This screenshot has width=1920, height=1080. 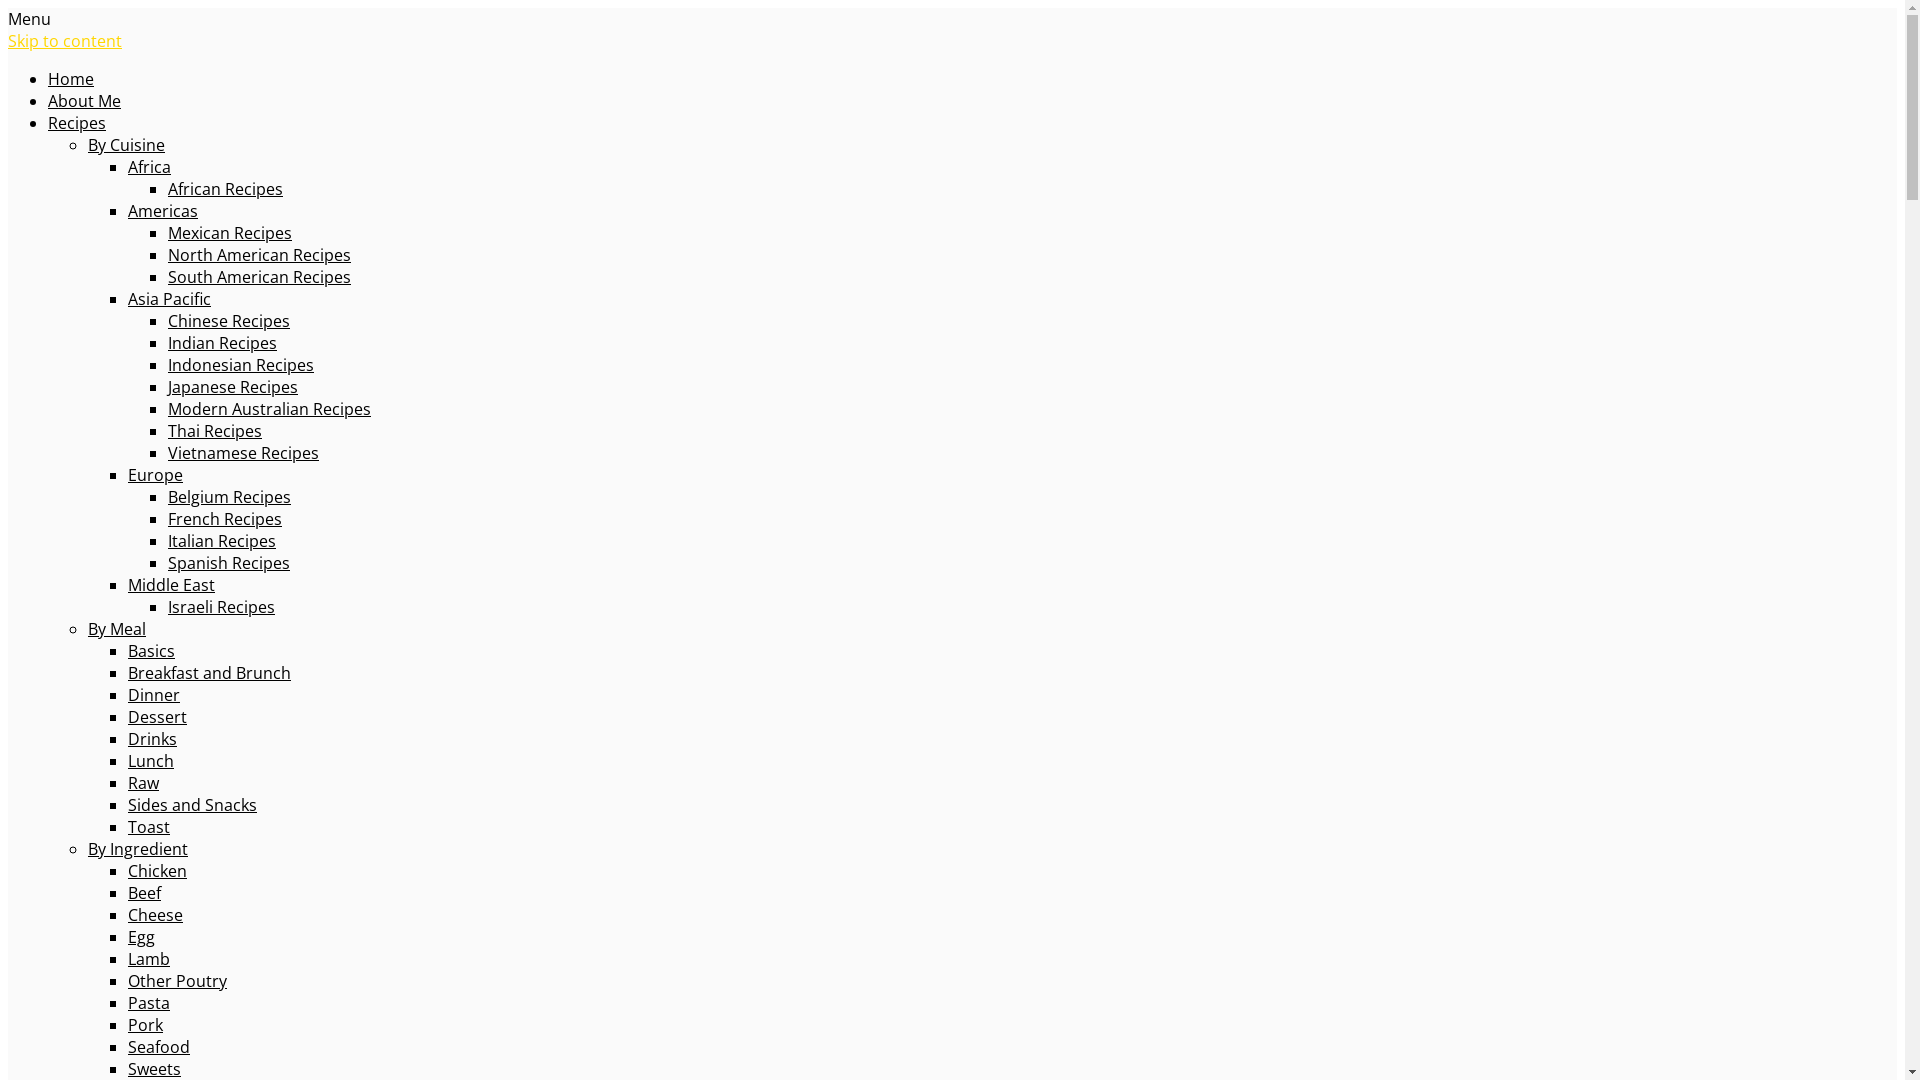 I want to click on 'Middle East', so click(x=127, y=585).